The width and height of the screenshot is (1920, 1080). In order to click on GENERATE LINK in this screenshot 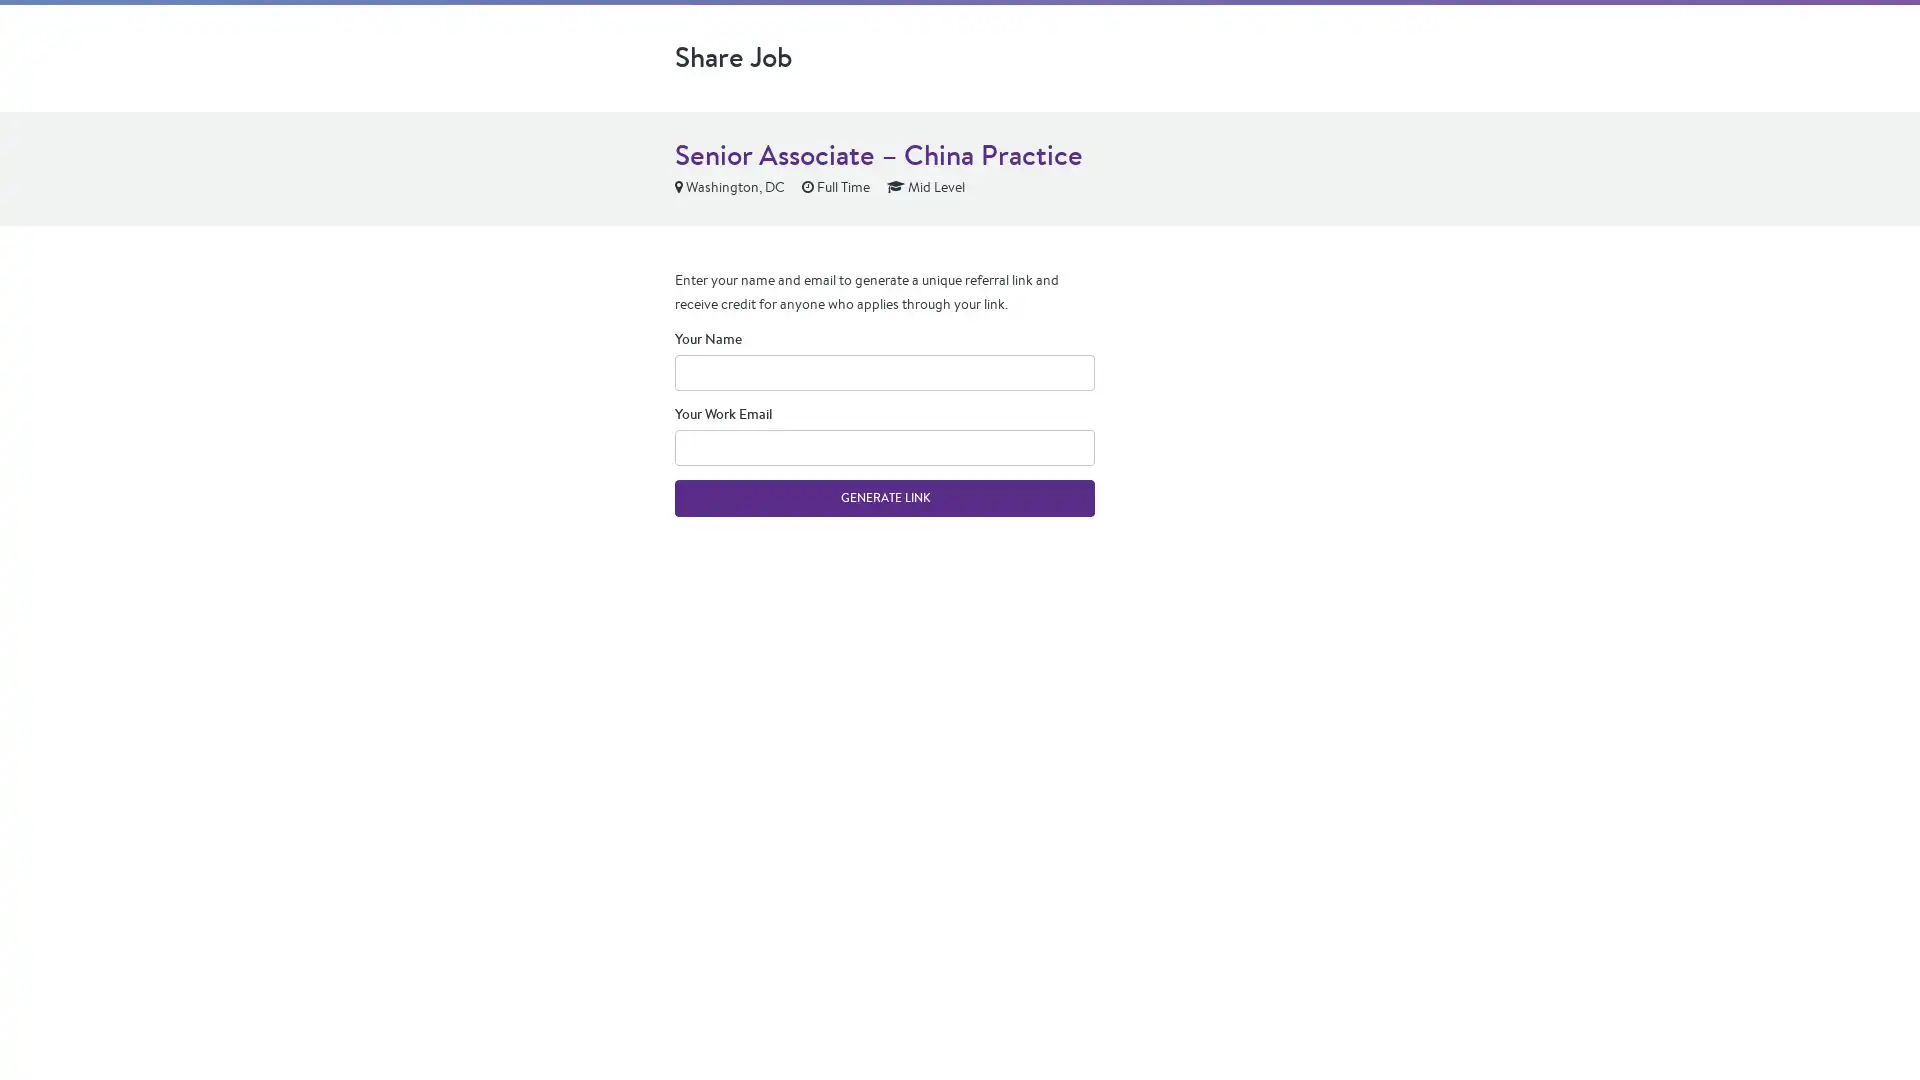, I will do `click(883, 496)`.